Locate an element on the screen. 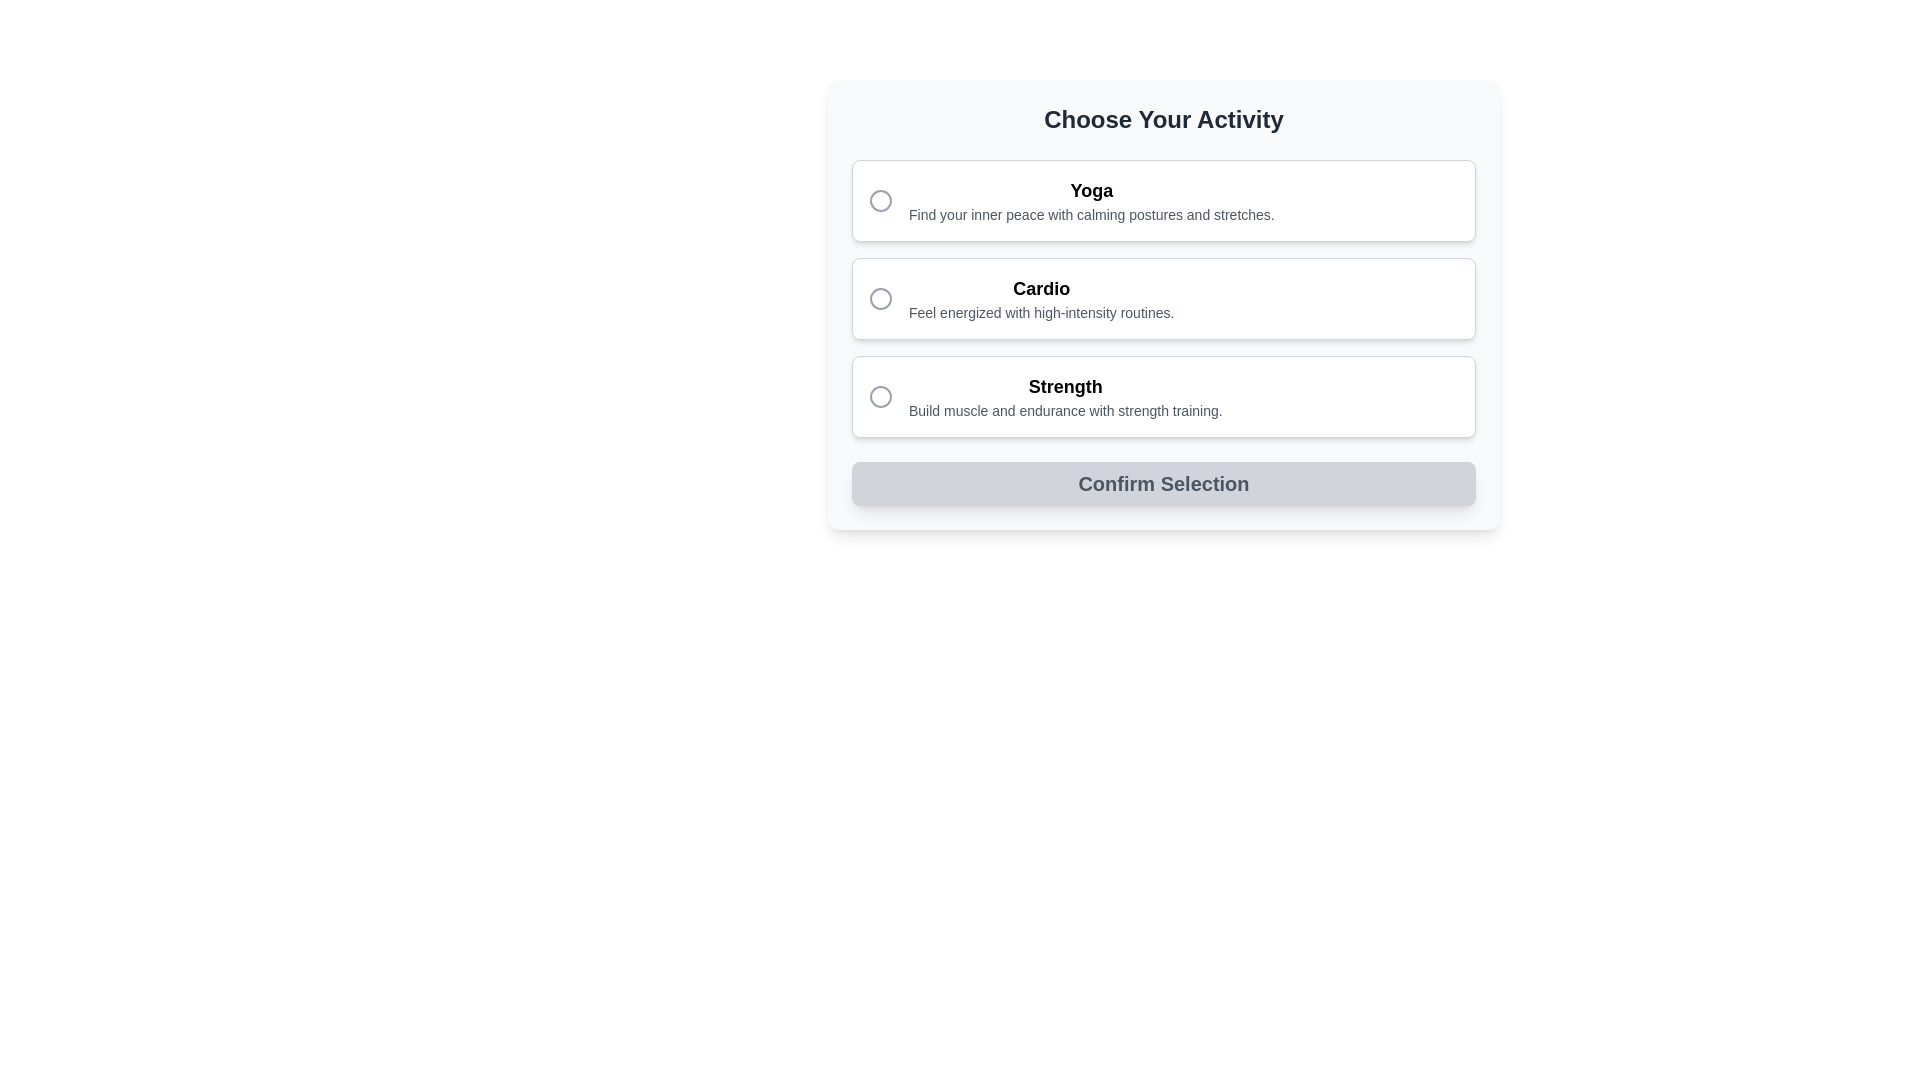 The image size is (1920, 1080). the graphical icon or marker corresponding to the 'Strength' option in the set of radio buttons is located at coordinates (880, 397).